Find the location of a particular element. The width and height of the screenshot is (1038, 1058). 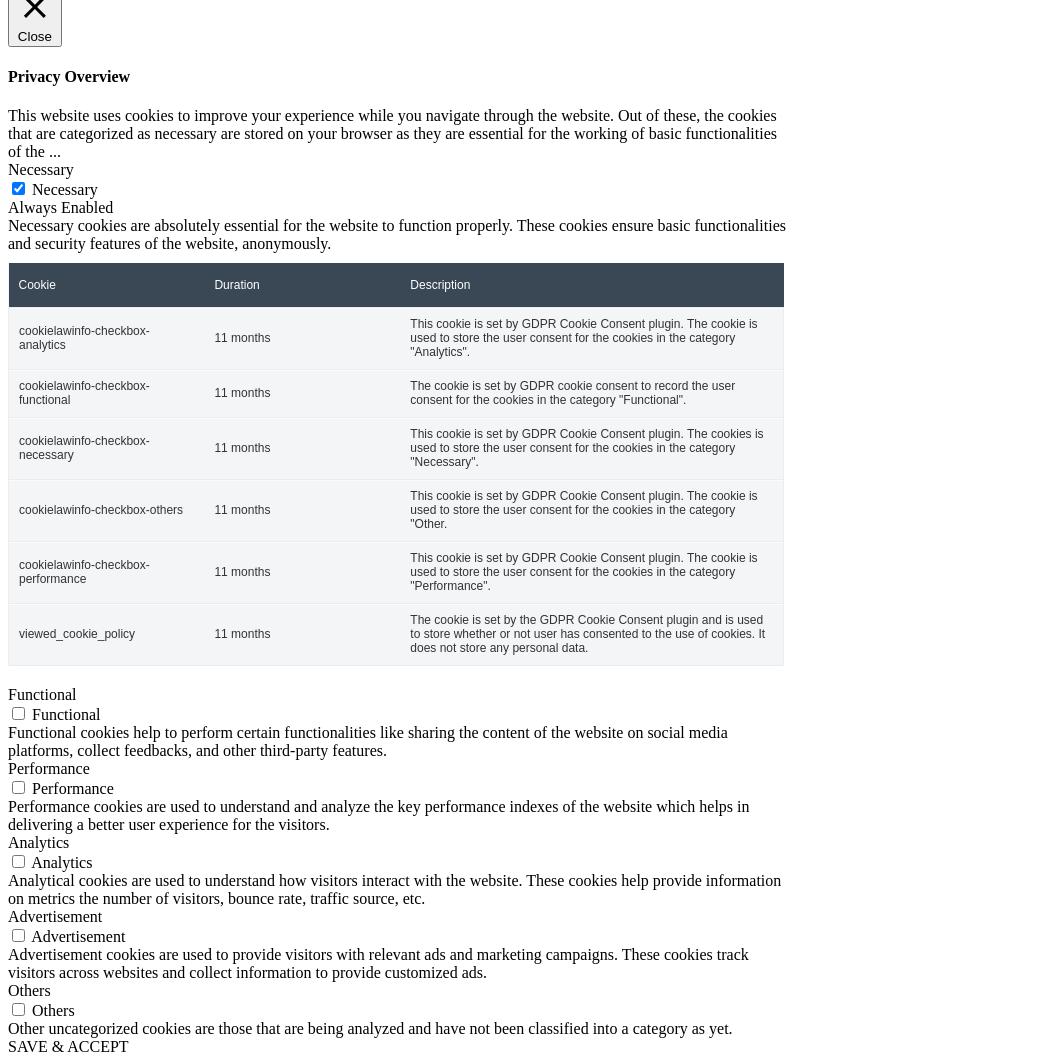

'cookielawinfo-checkbox-others' is located at coordinates (99, 508).